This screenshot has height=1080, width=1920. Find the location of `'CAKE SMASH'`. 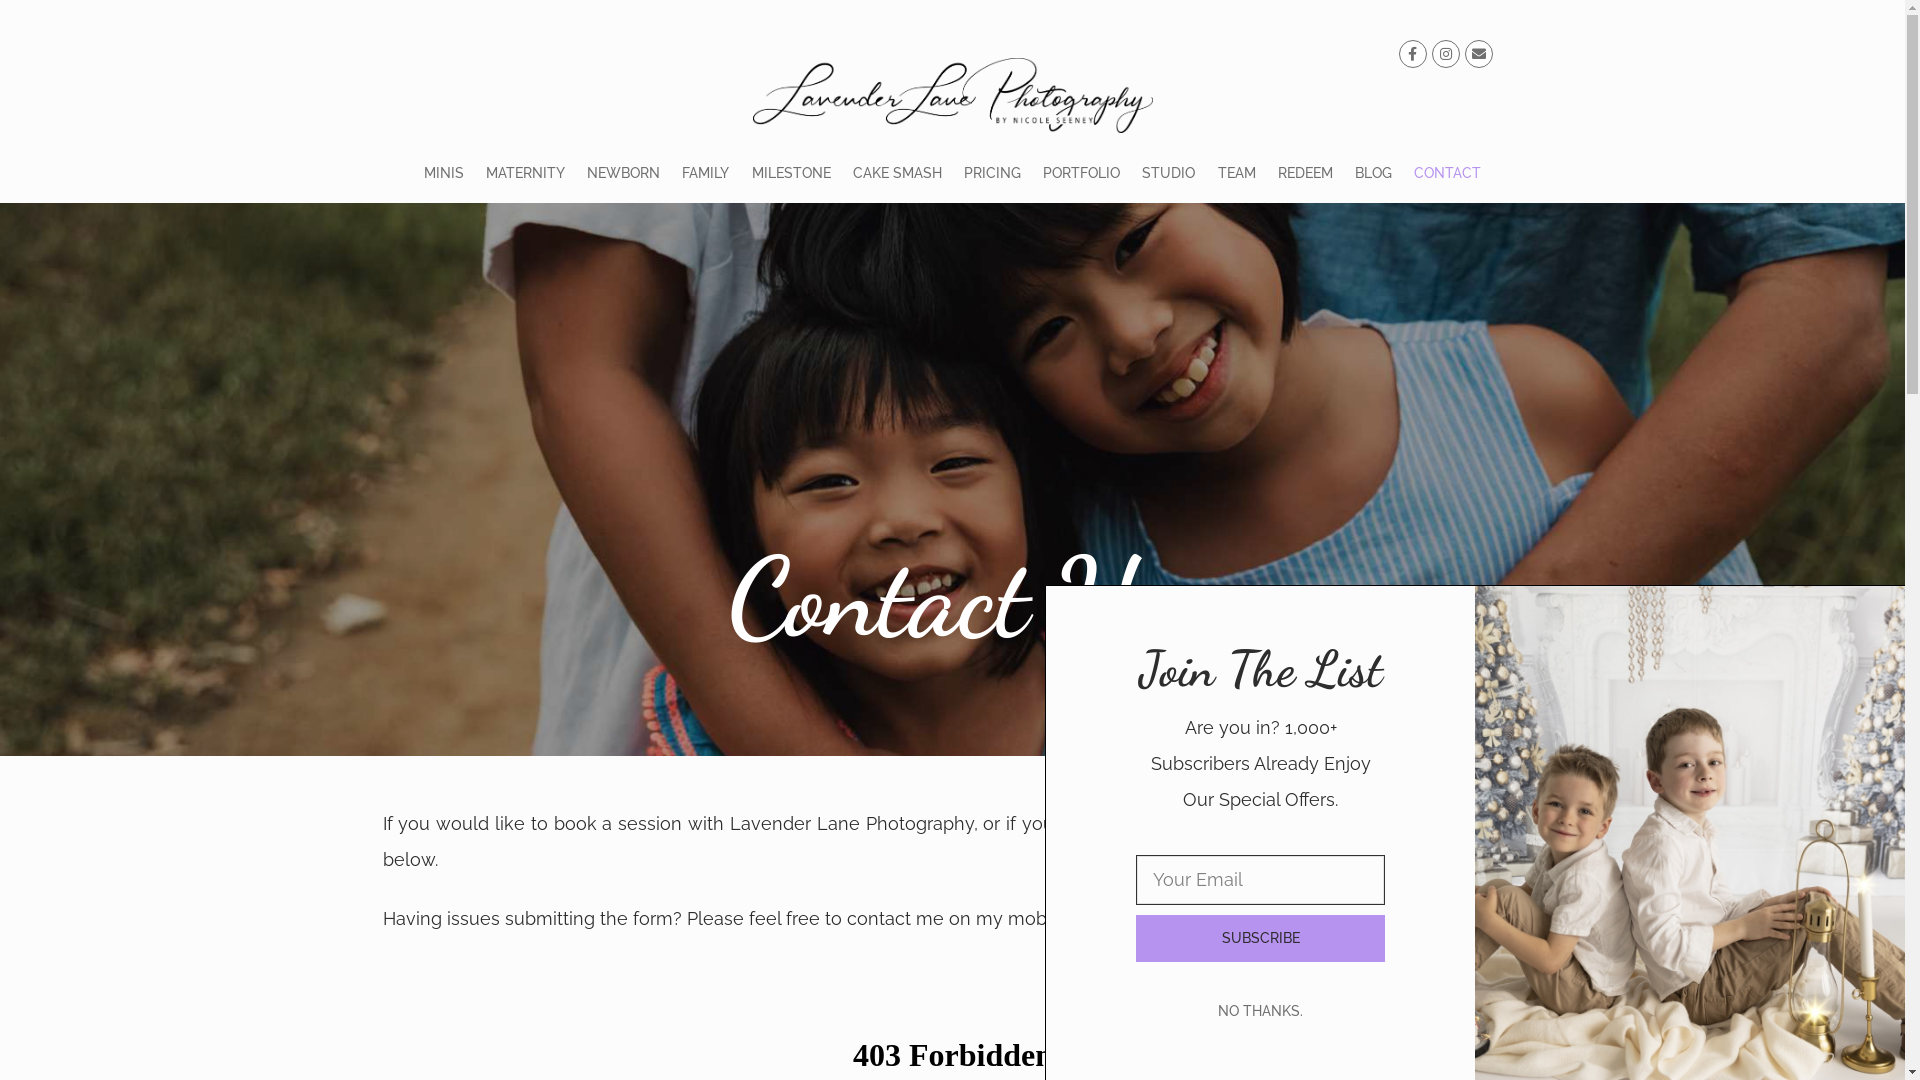

'CAKE SMASH' is located at coordinates (896, 172).